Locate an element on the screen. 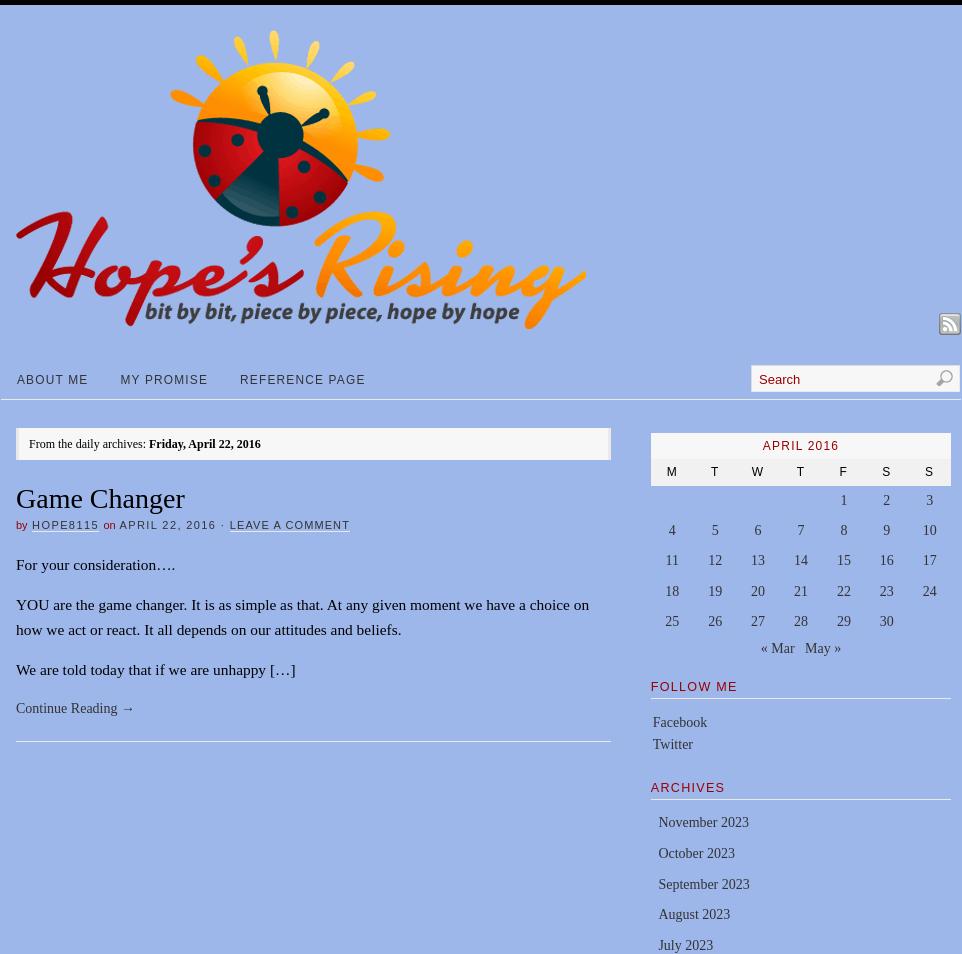 This screenshot has width=962, height=954. 'Friday, April 22, 2016' is located at coordinates (203, 443).